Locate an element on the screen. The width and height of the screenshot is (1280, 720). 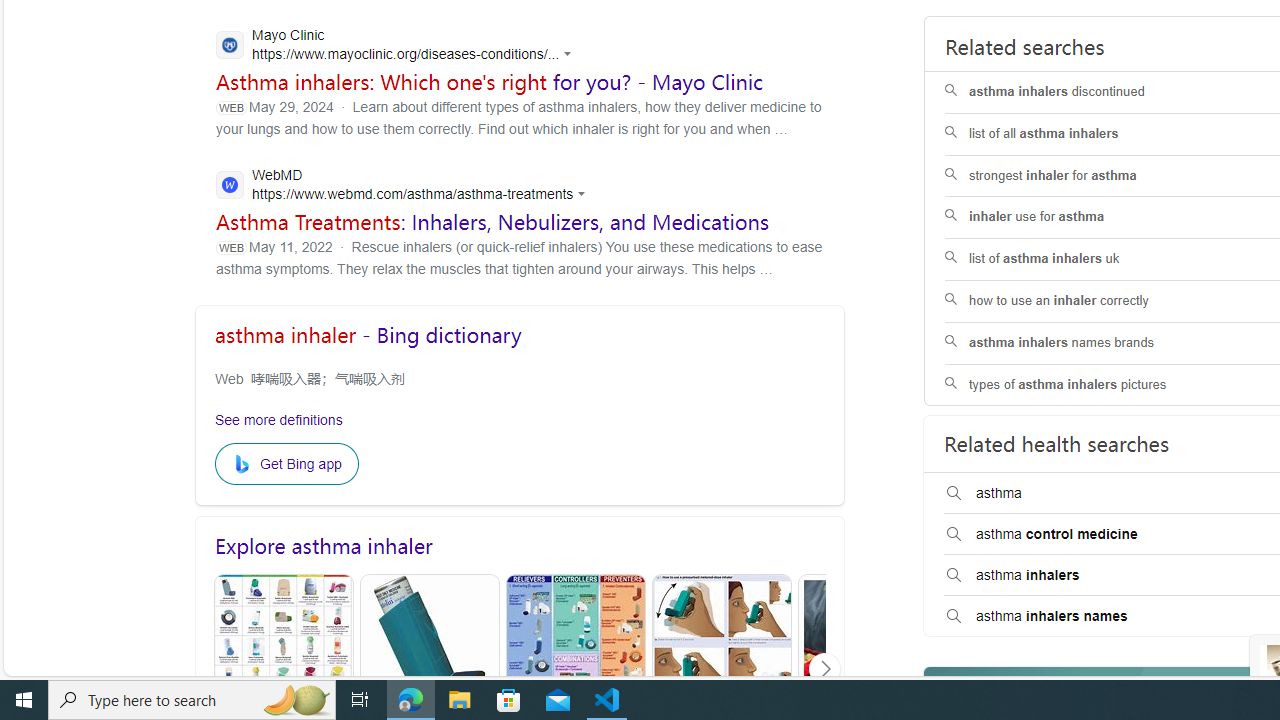
'Asthma inhalers: Which one' is located at coordinates (490, 81).